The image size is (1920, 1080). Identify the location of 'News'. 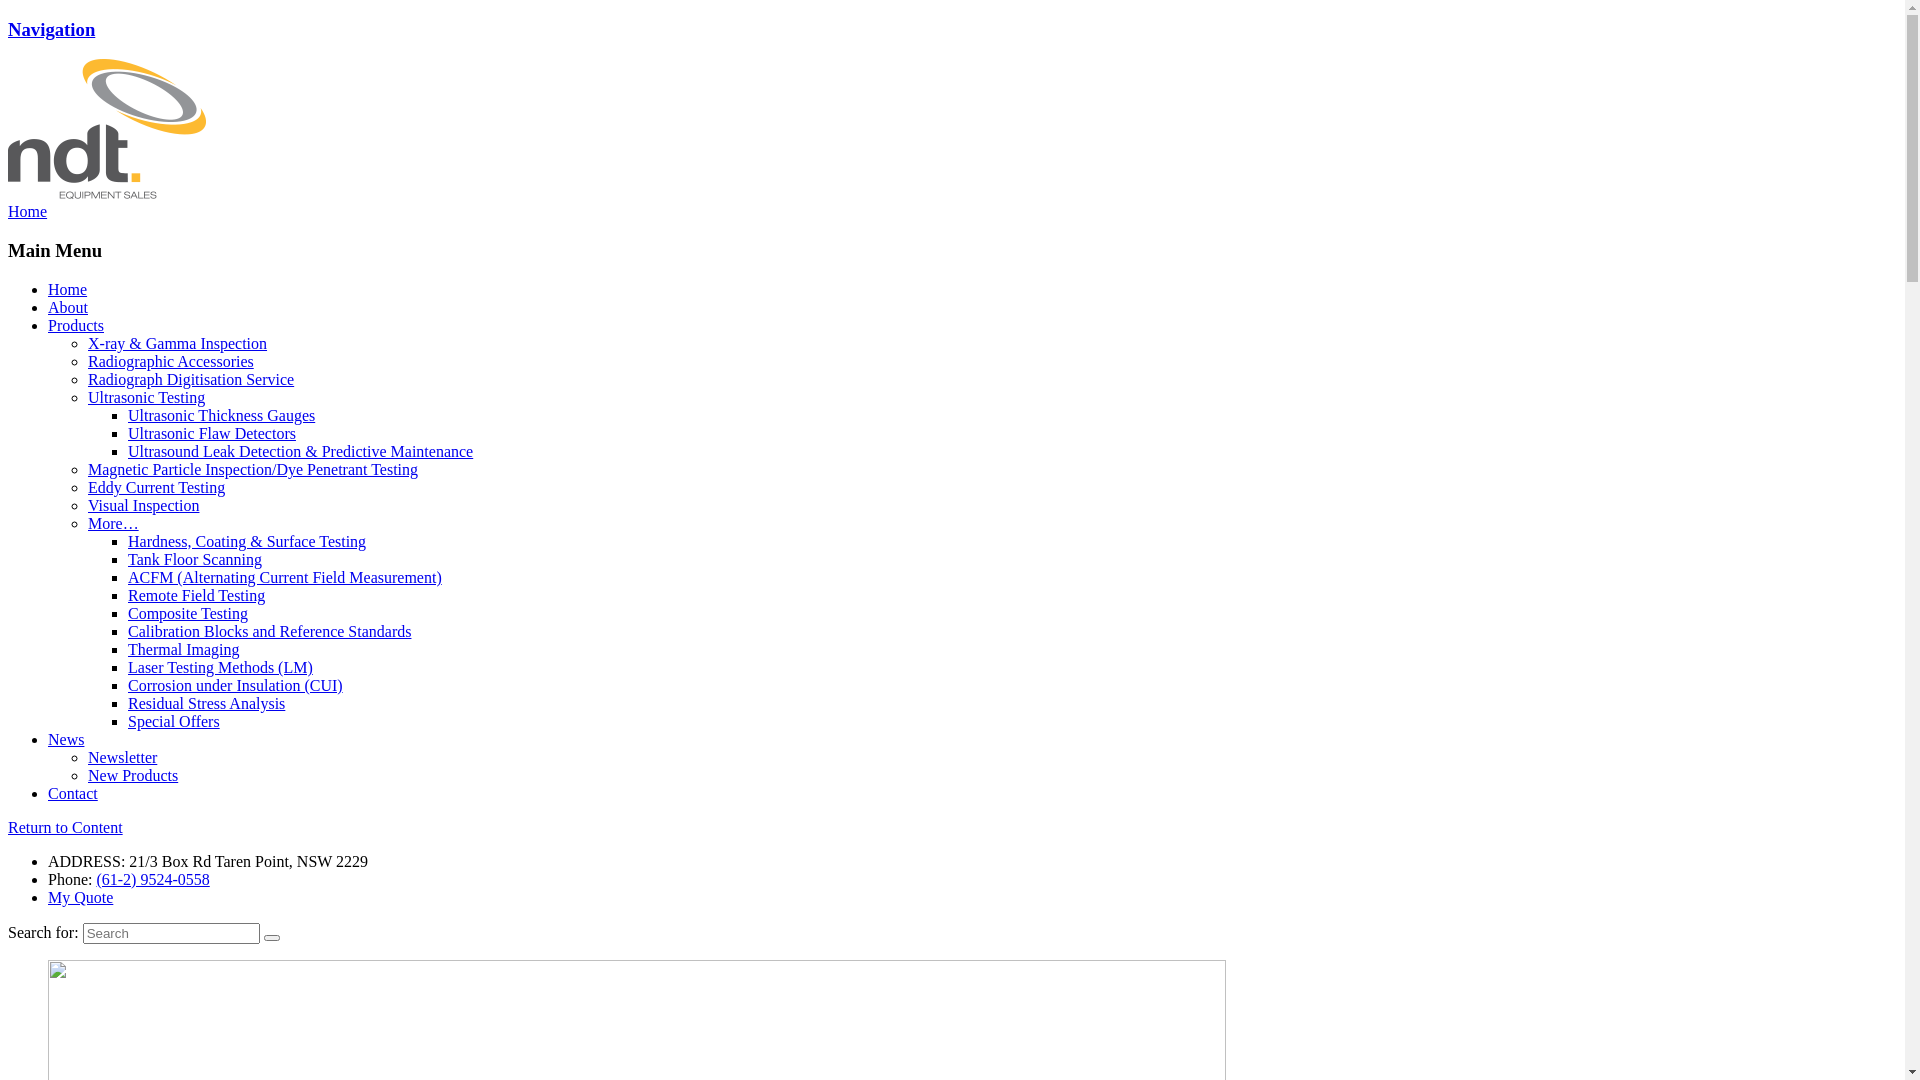
(66, 739).